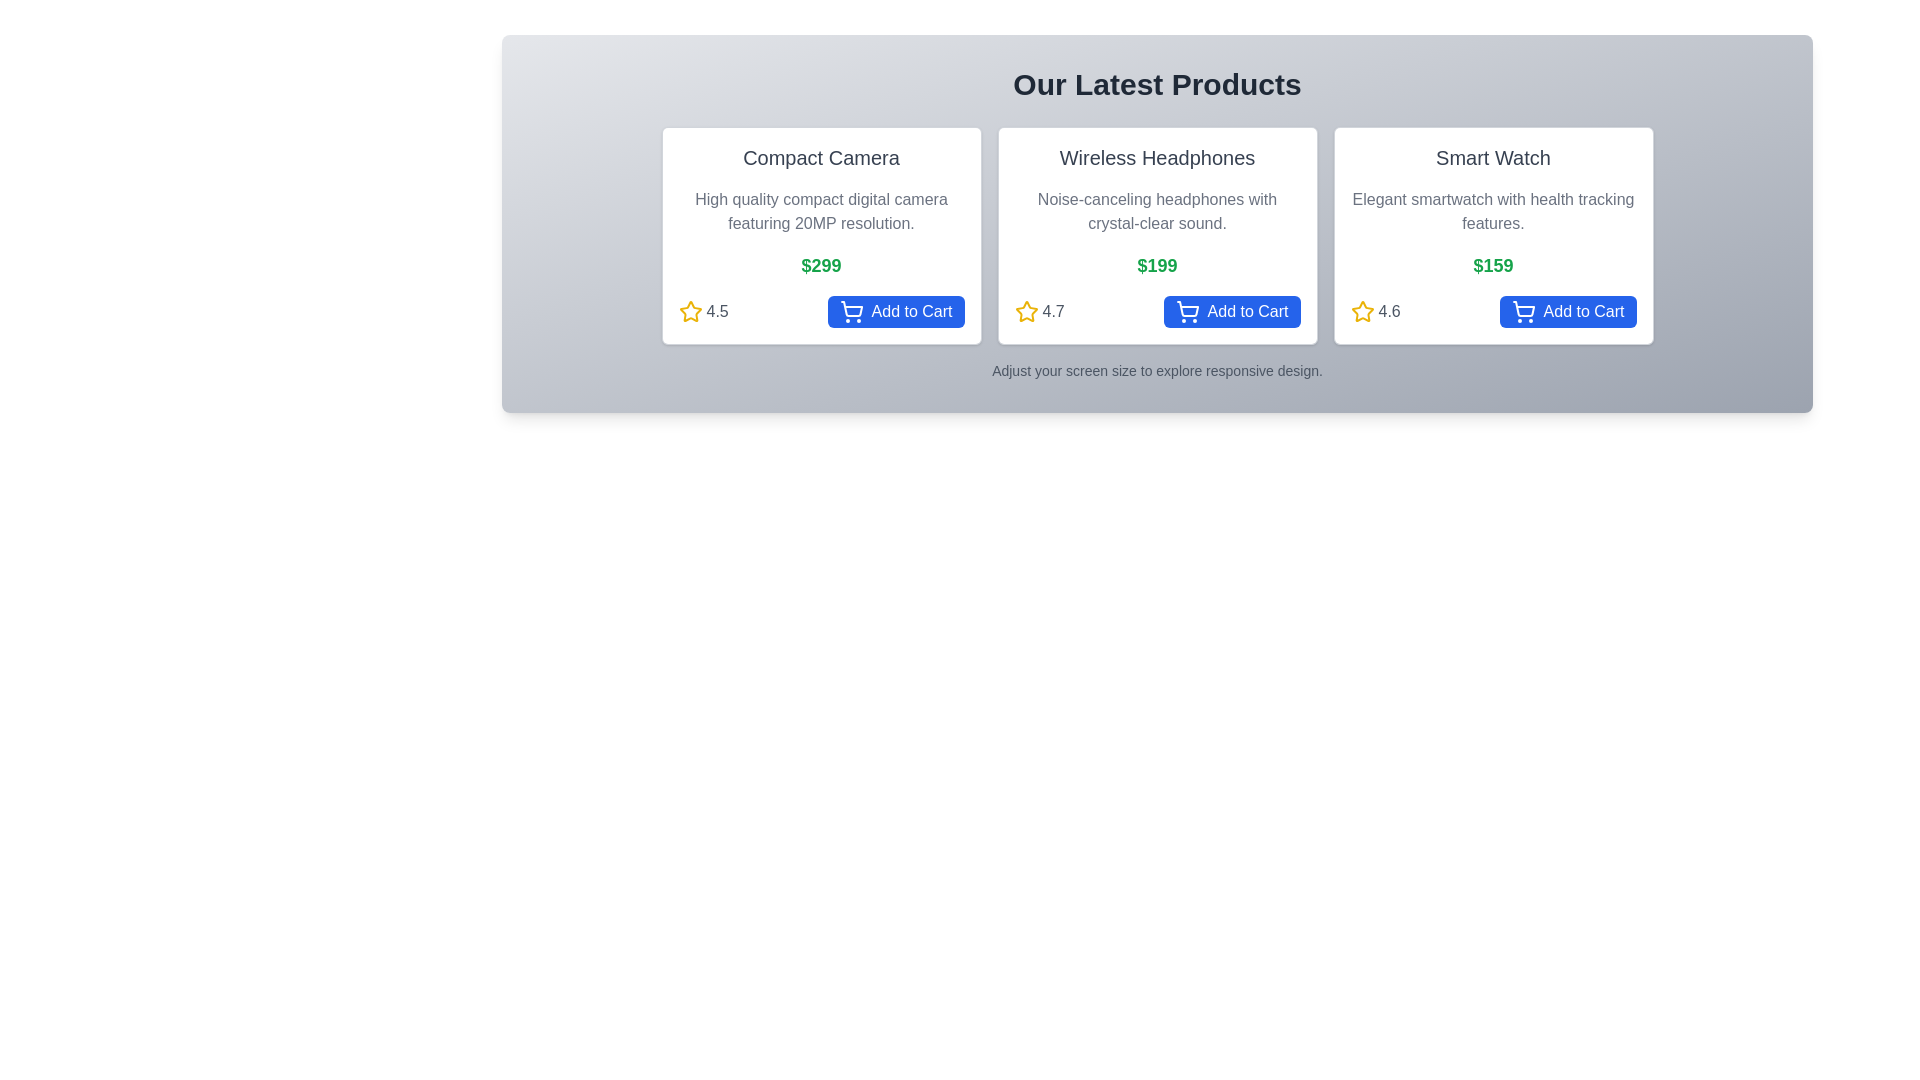 Image resolution: width=1920 pixels, height=1080 pixels. Describe the element at coordinates (1157, 265) in the screenshot. I see `text content of the price label '$199' located in the product card for 'Wireless Headphones', positioned beneath the product description text` at that location.